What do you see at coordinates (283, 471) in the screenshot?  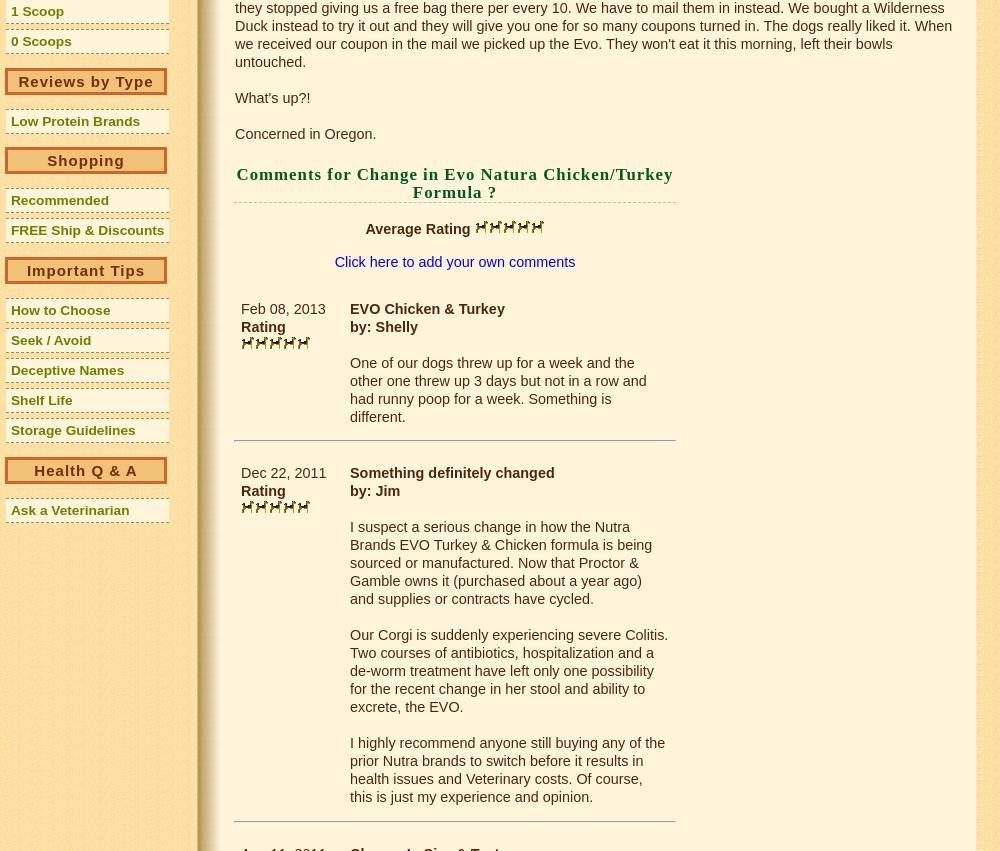 I see `'Dec 22, 2011'` at bounding box center [283, 471].